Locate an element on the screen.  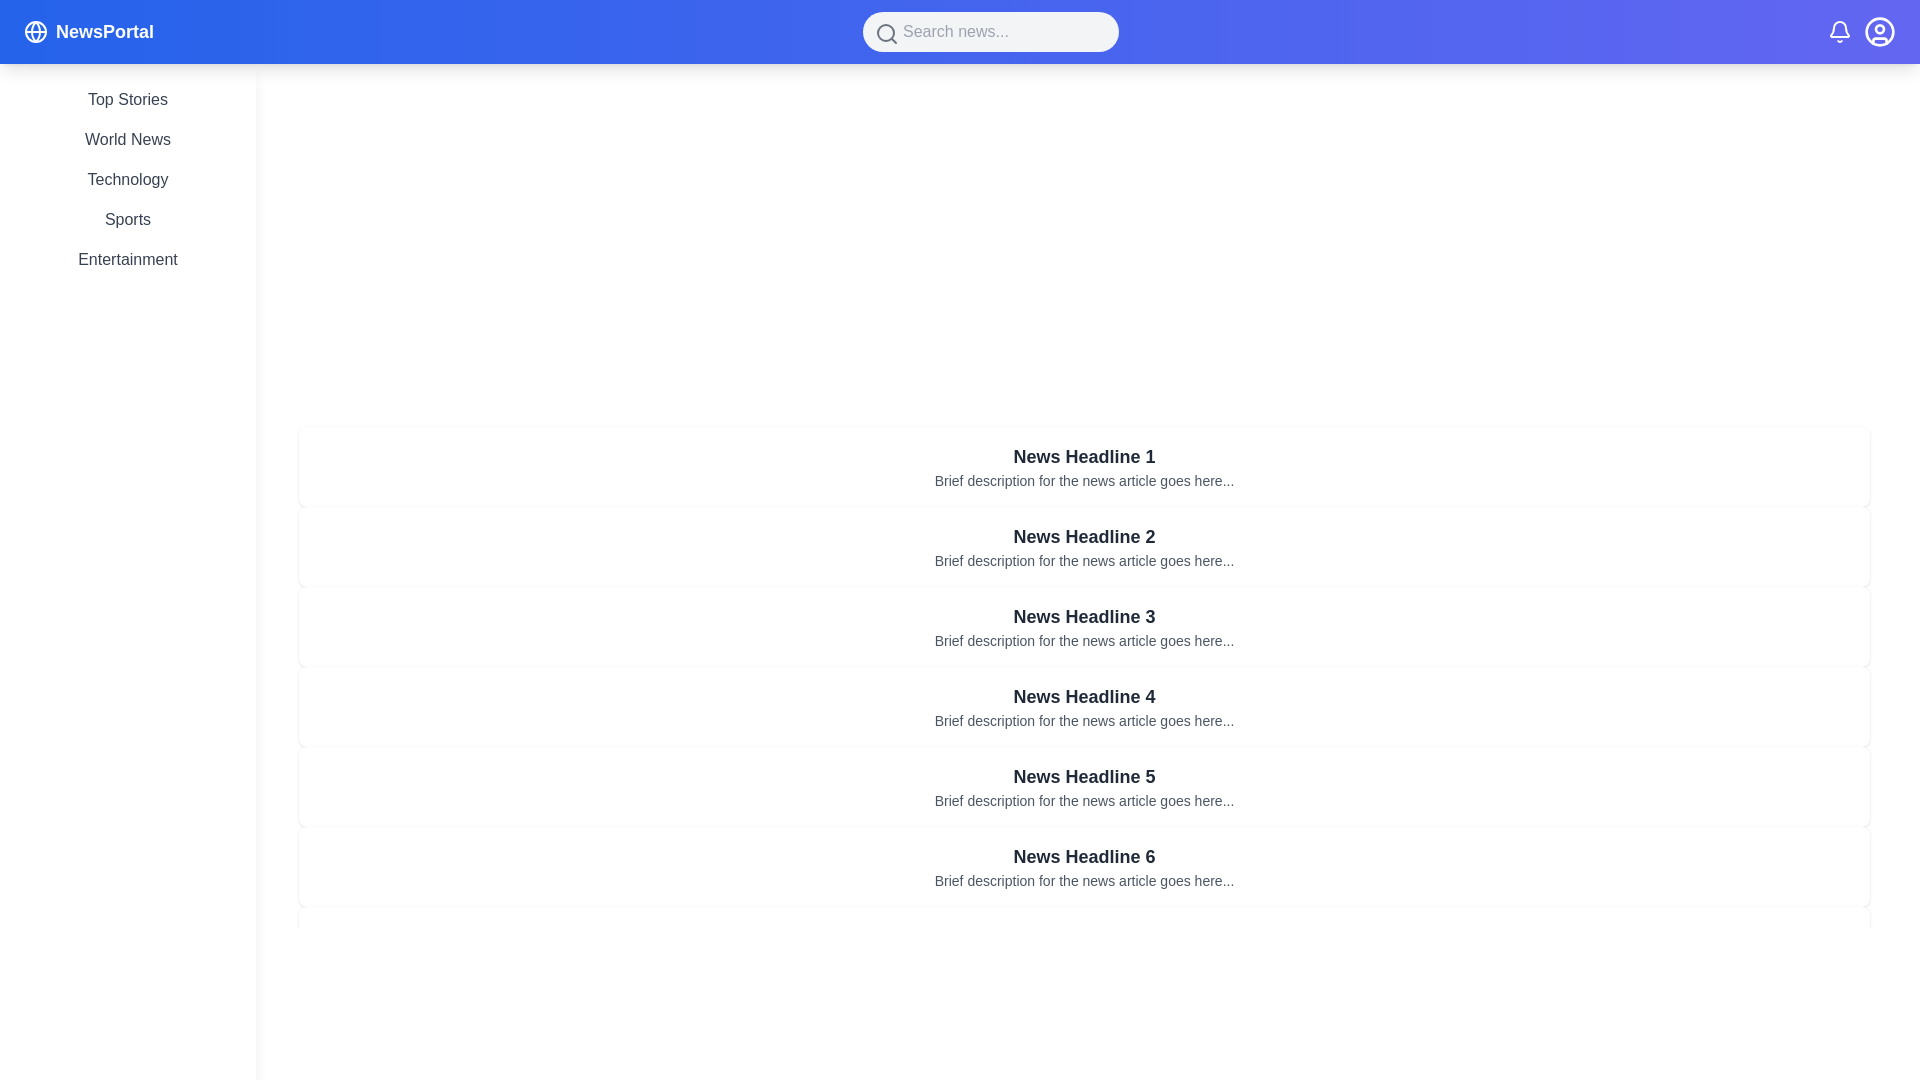
the 'World News' clickable text link in the vertical sidebar menu to change its color from gray to indigo is located at coordinates (127, 138).